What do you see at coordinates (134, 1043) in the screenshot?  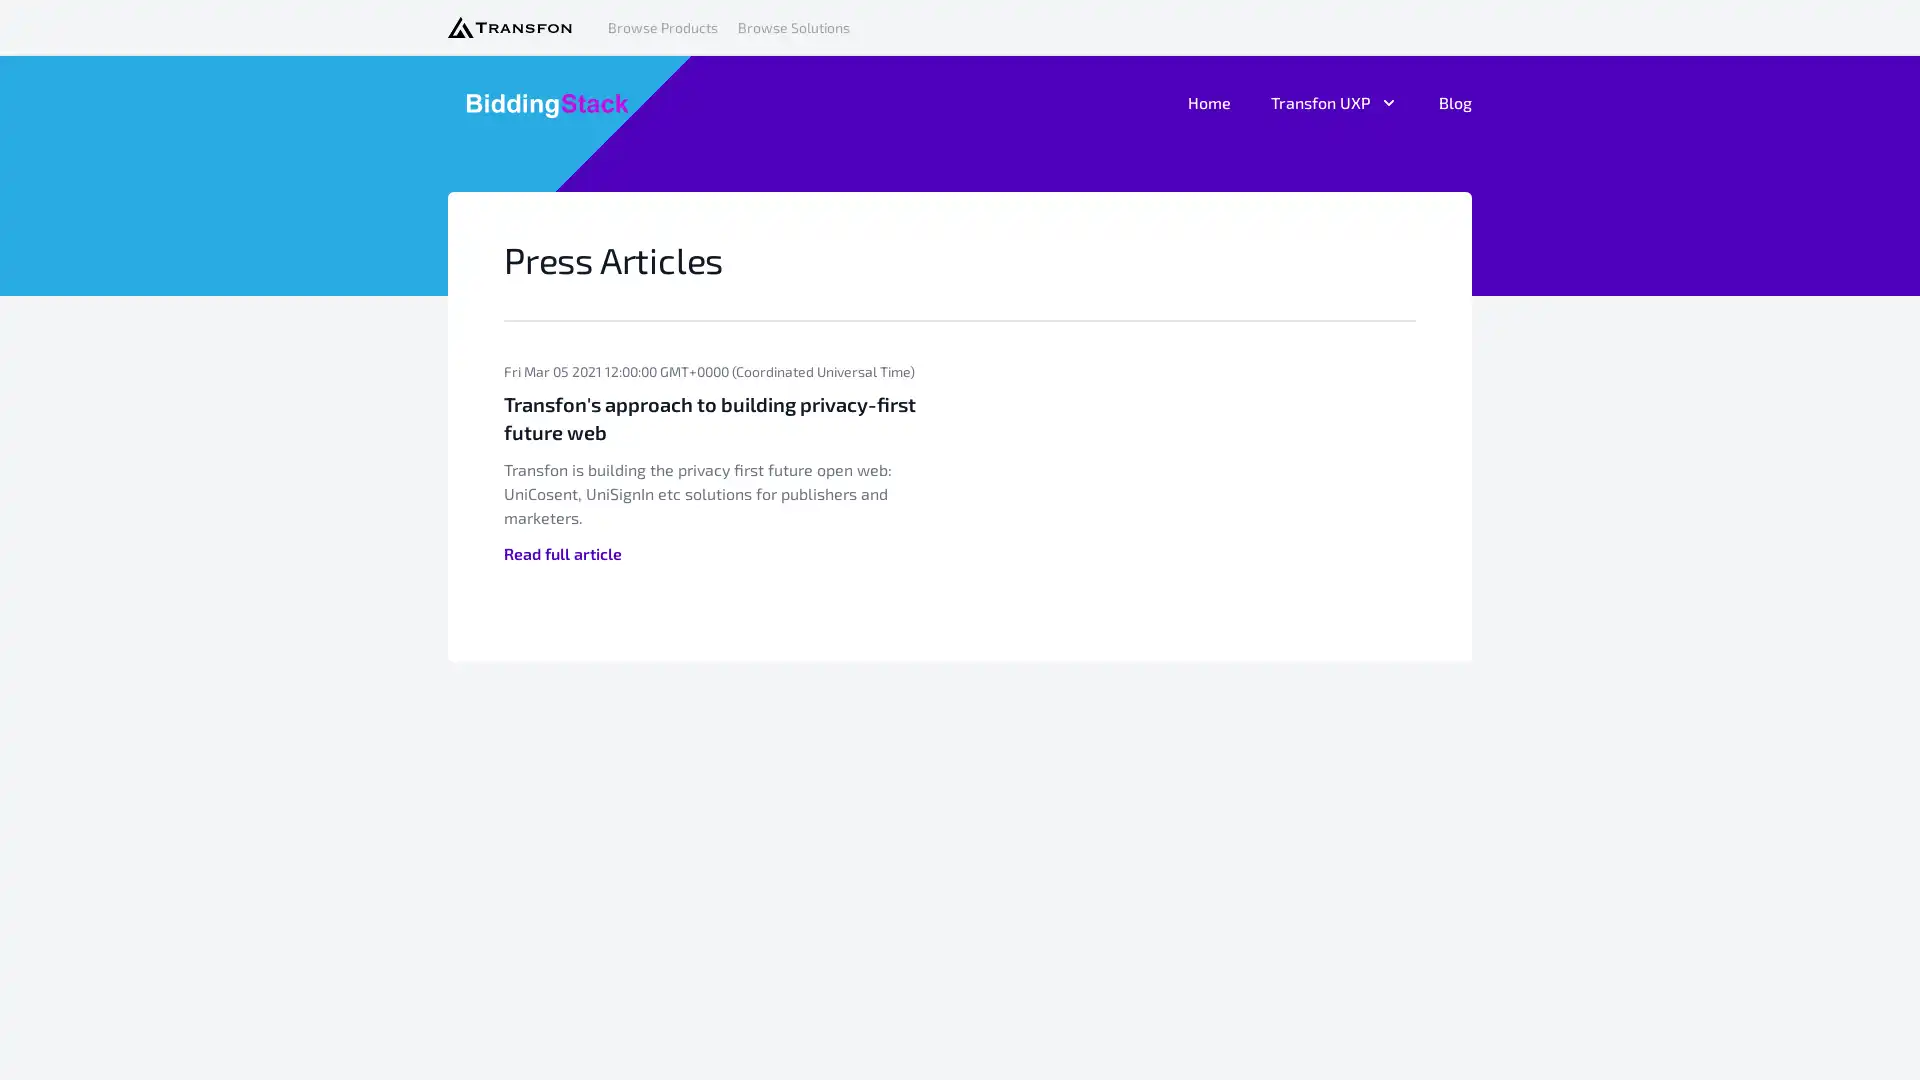 I see `Do Not Sell My Data` at bounding box center [134, 1043].